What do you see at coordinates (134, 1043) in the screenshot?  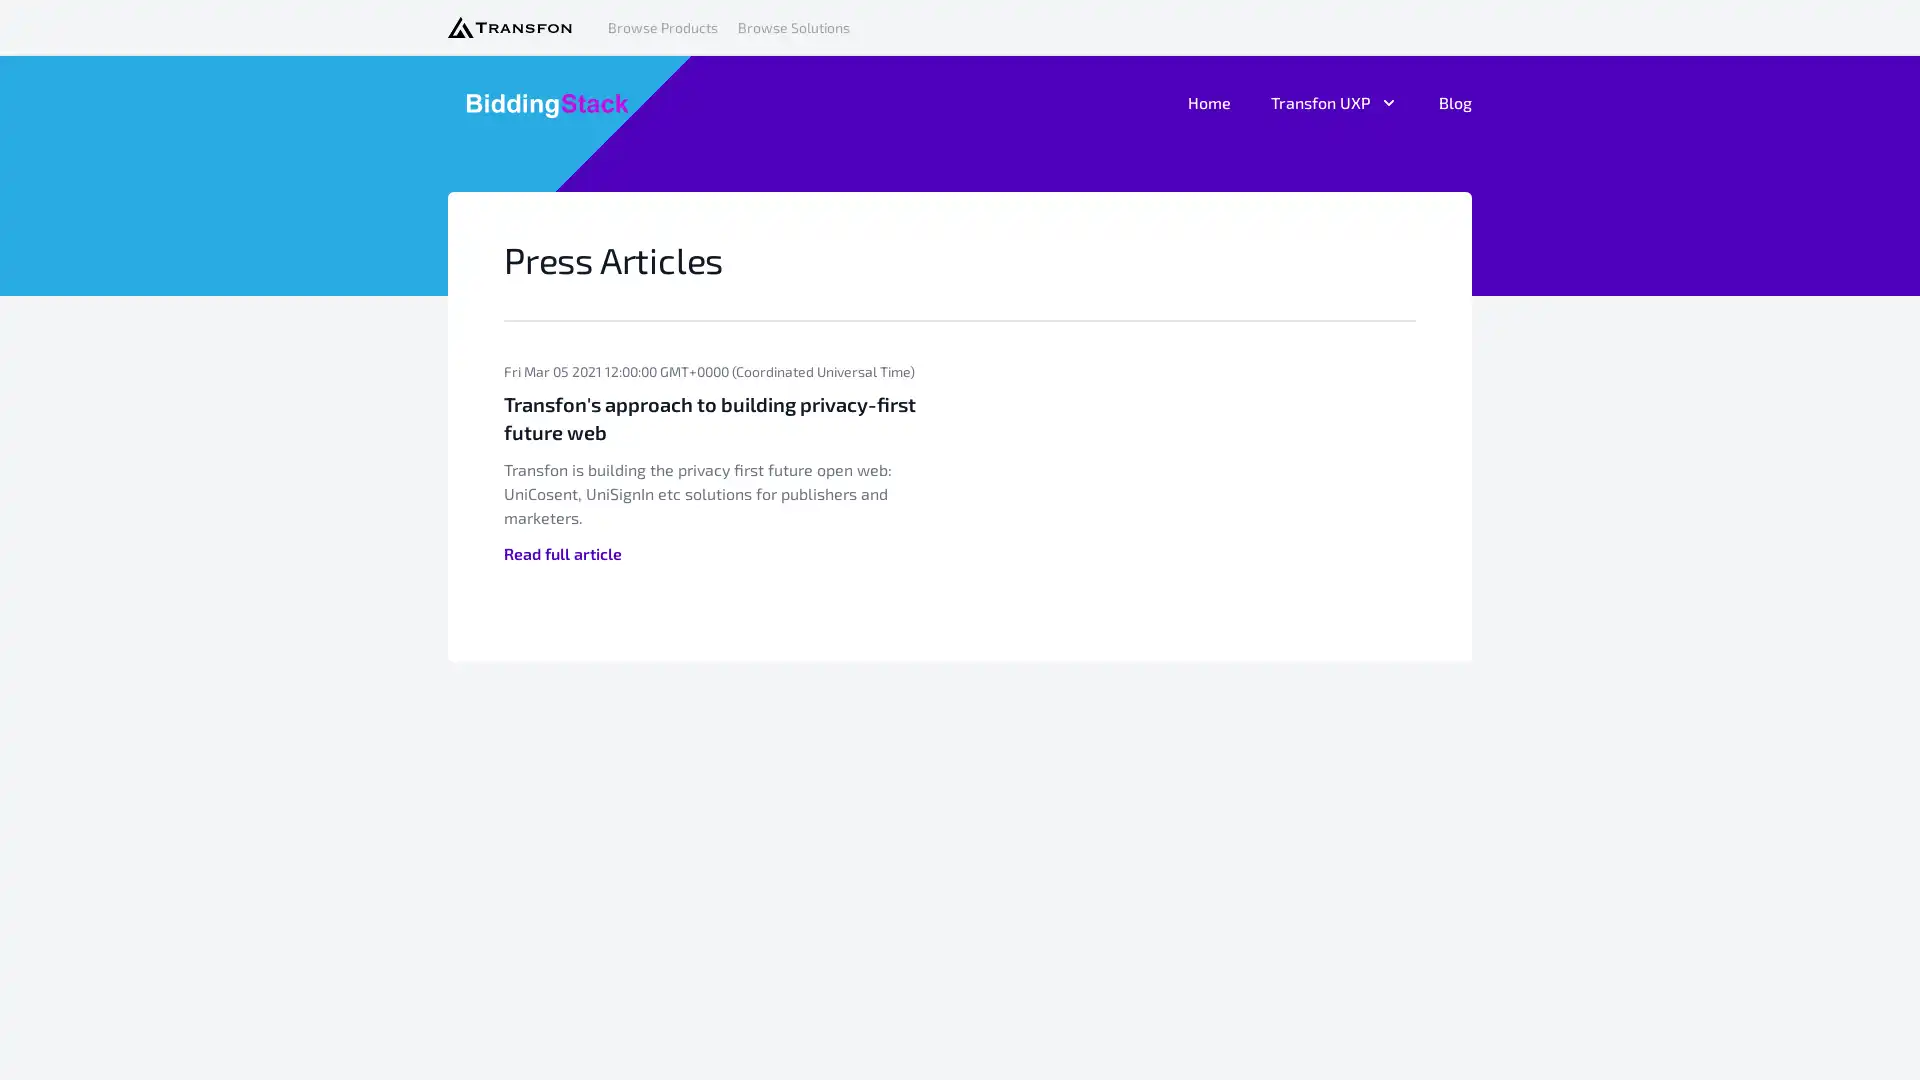 I see `Do Not Sell My Data` at bounding box center [134, 1043].